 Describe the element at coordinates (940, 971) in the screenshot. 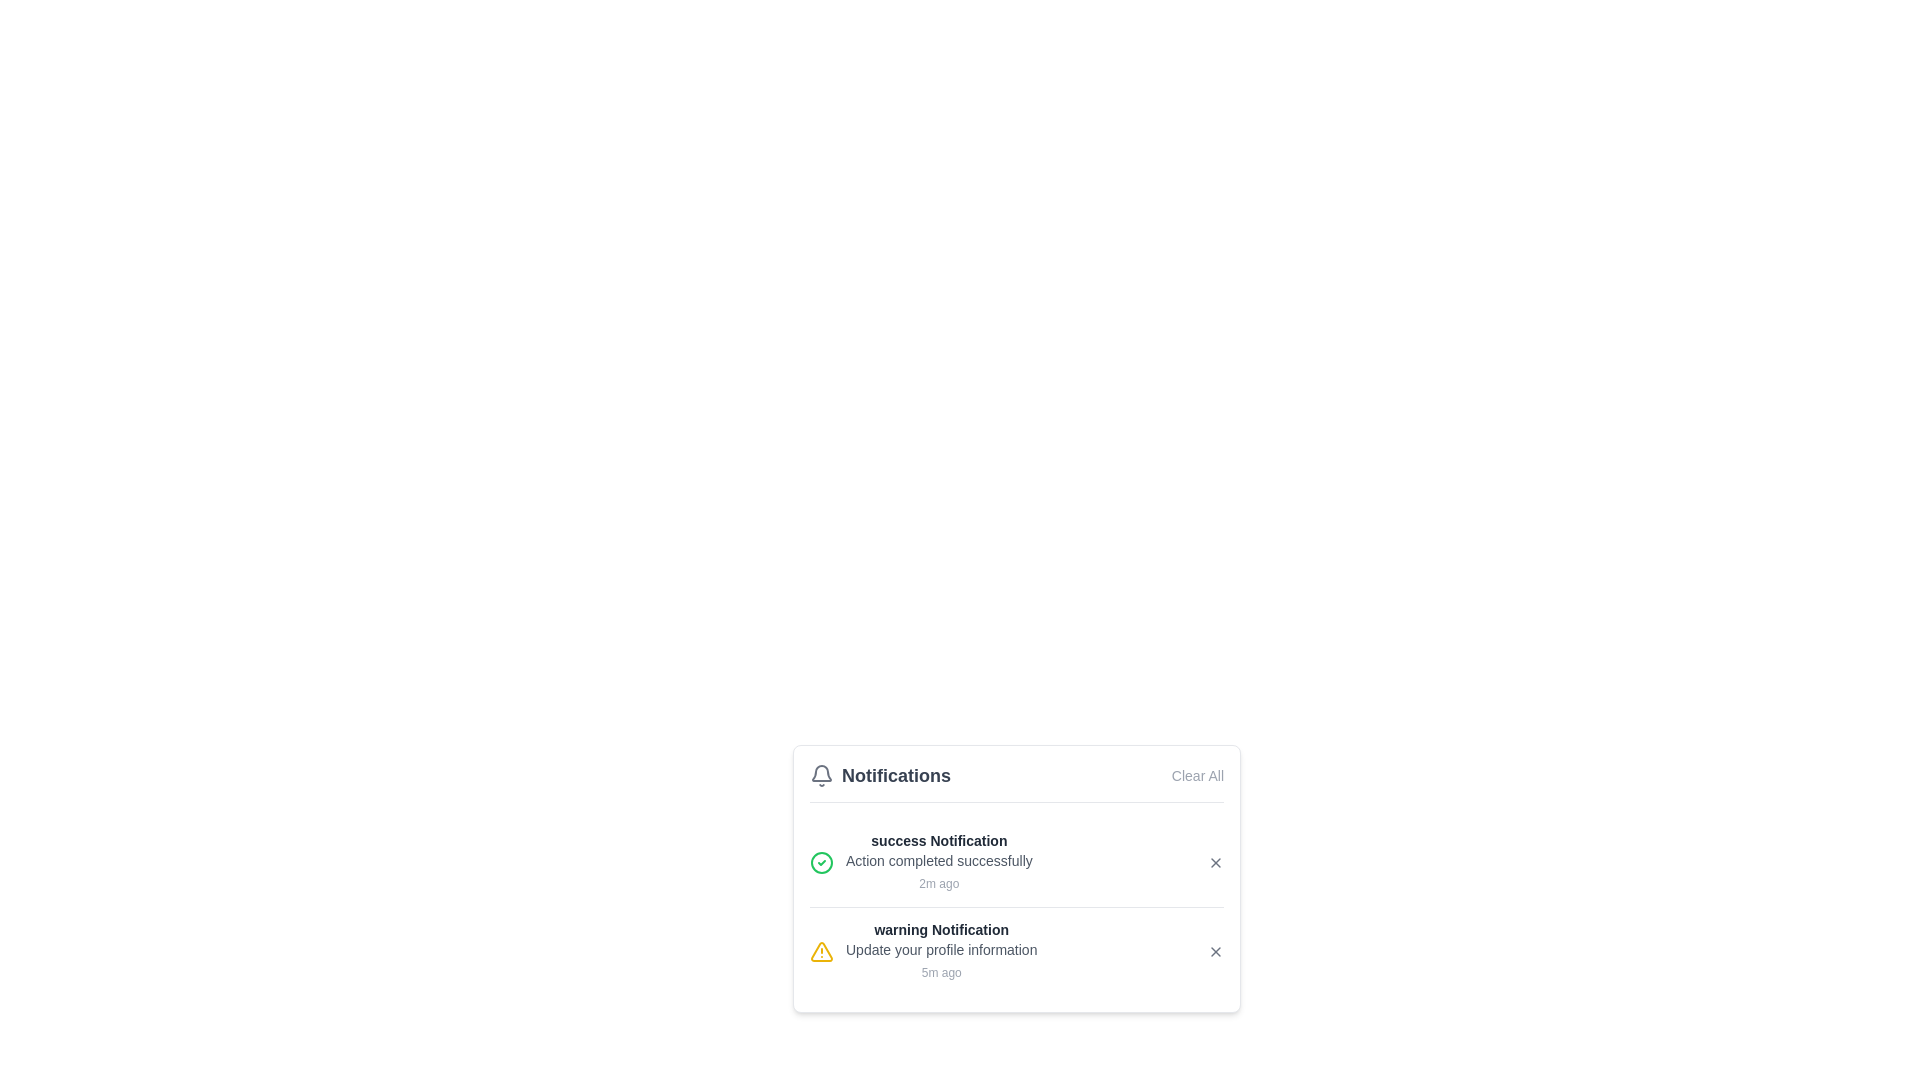

I see `the Timestamp label displaying '5m ago' located at the bottom-right corner of the notification that advises to 'Update your profile information.'` at that location.